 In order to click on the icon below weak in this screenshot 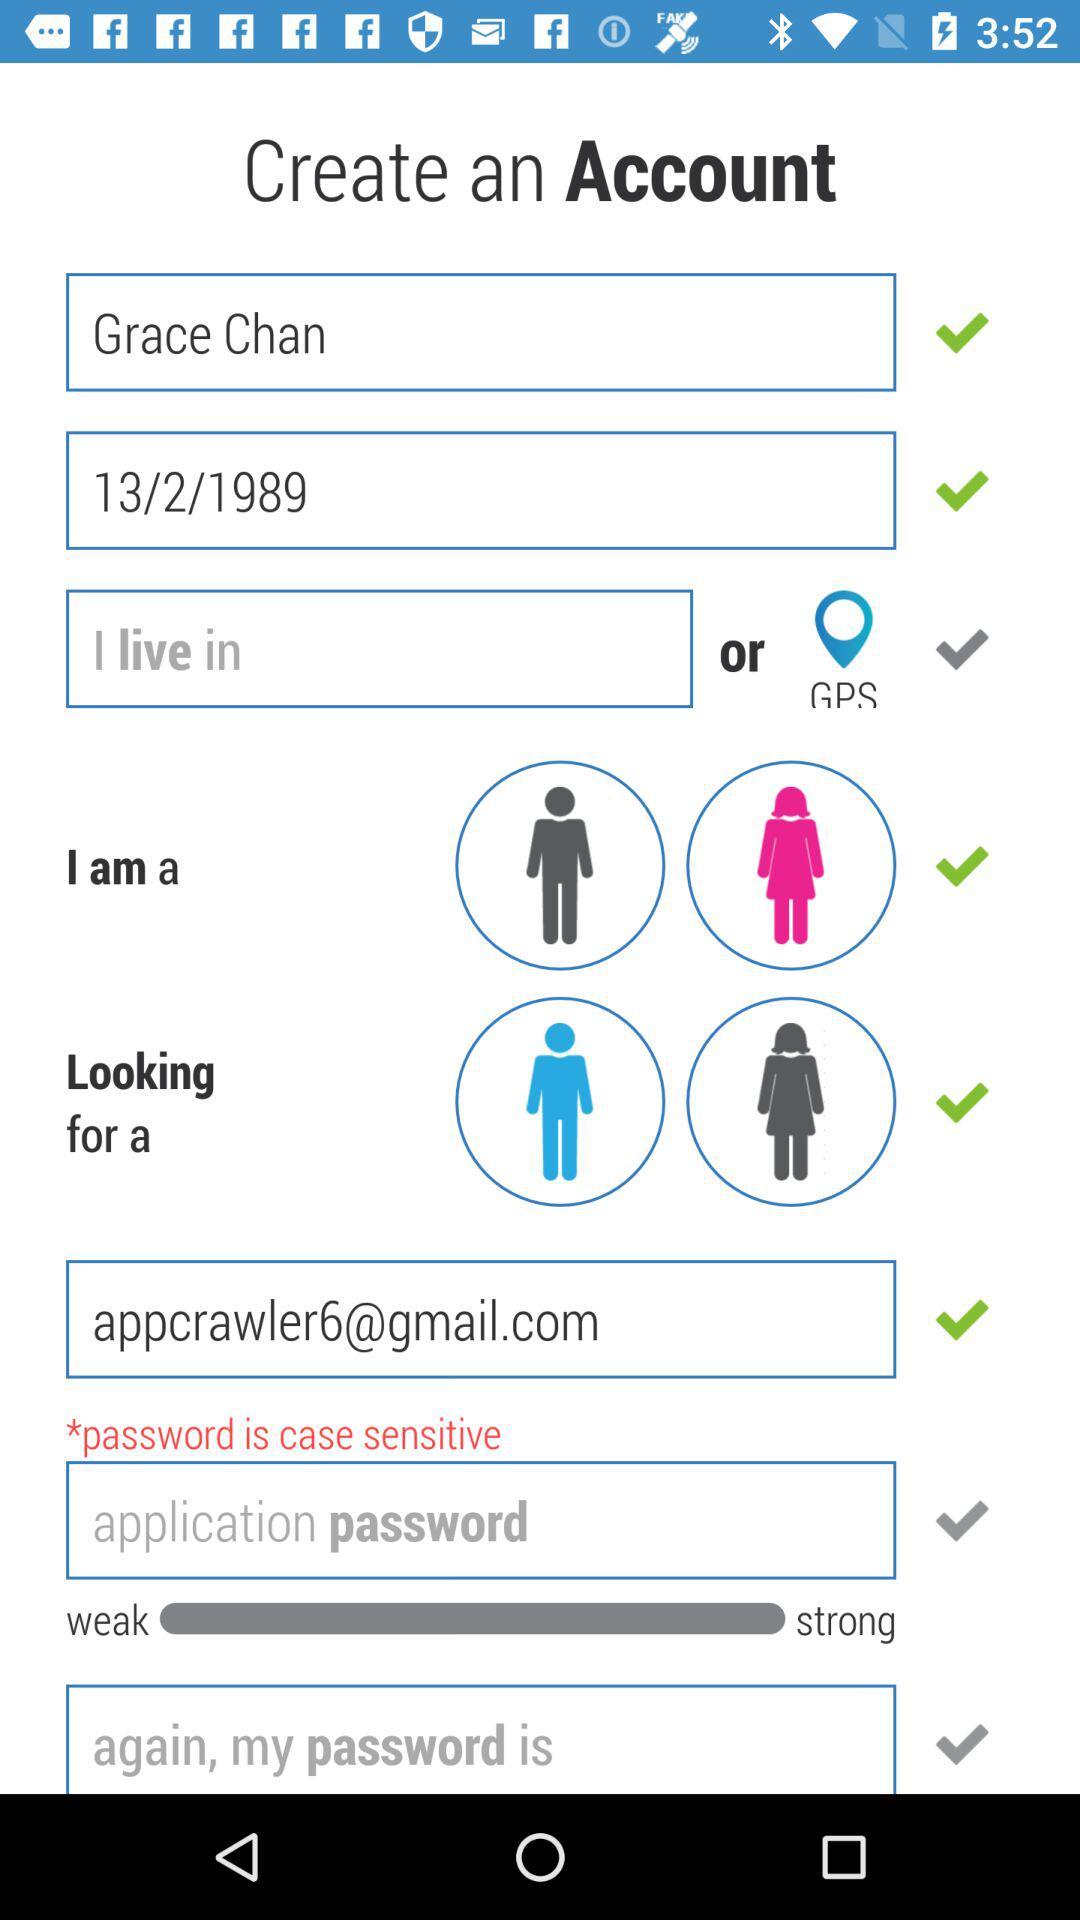, I will do `click(481, 1738)`.